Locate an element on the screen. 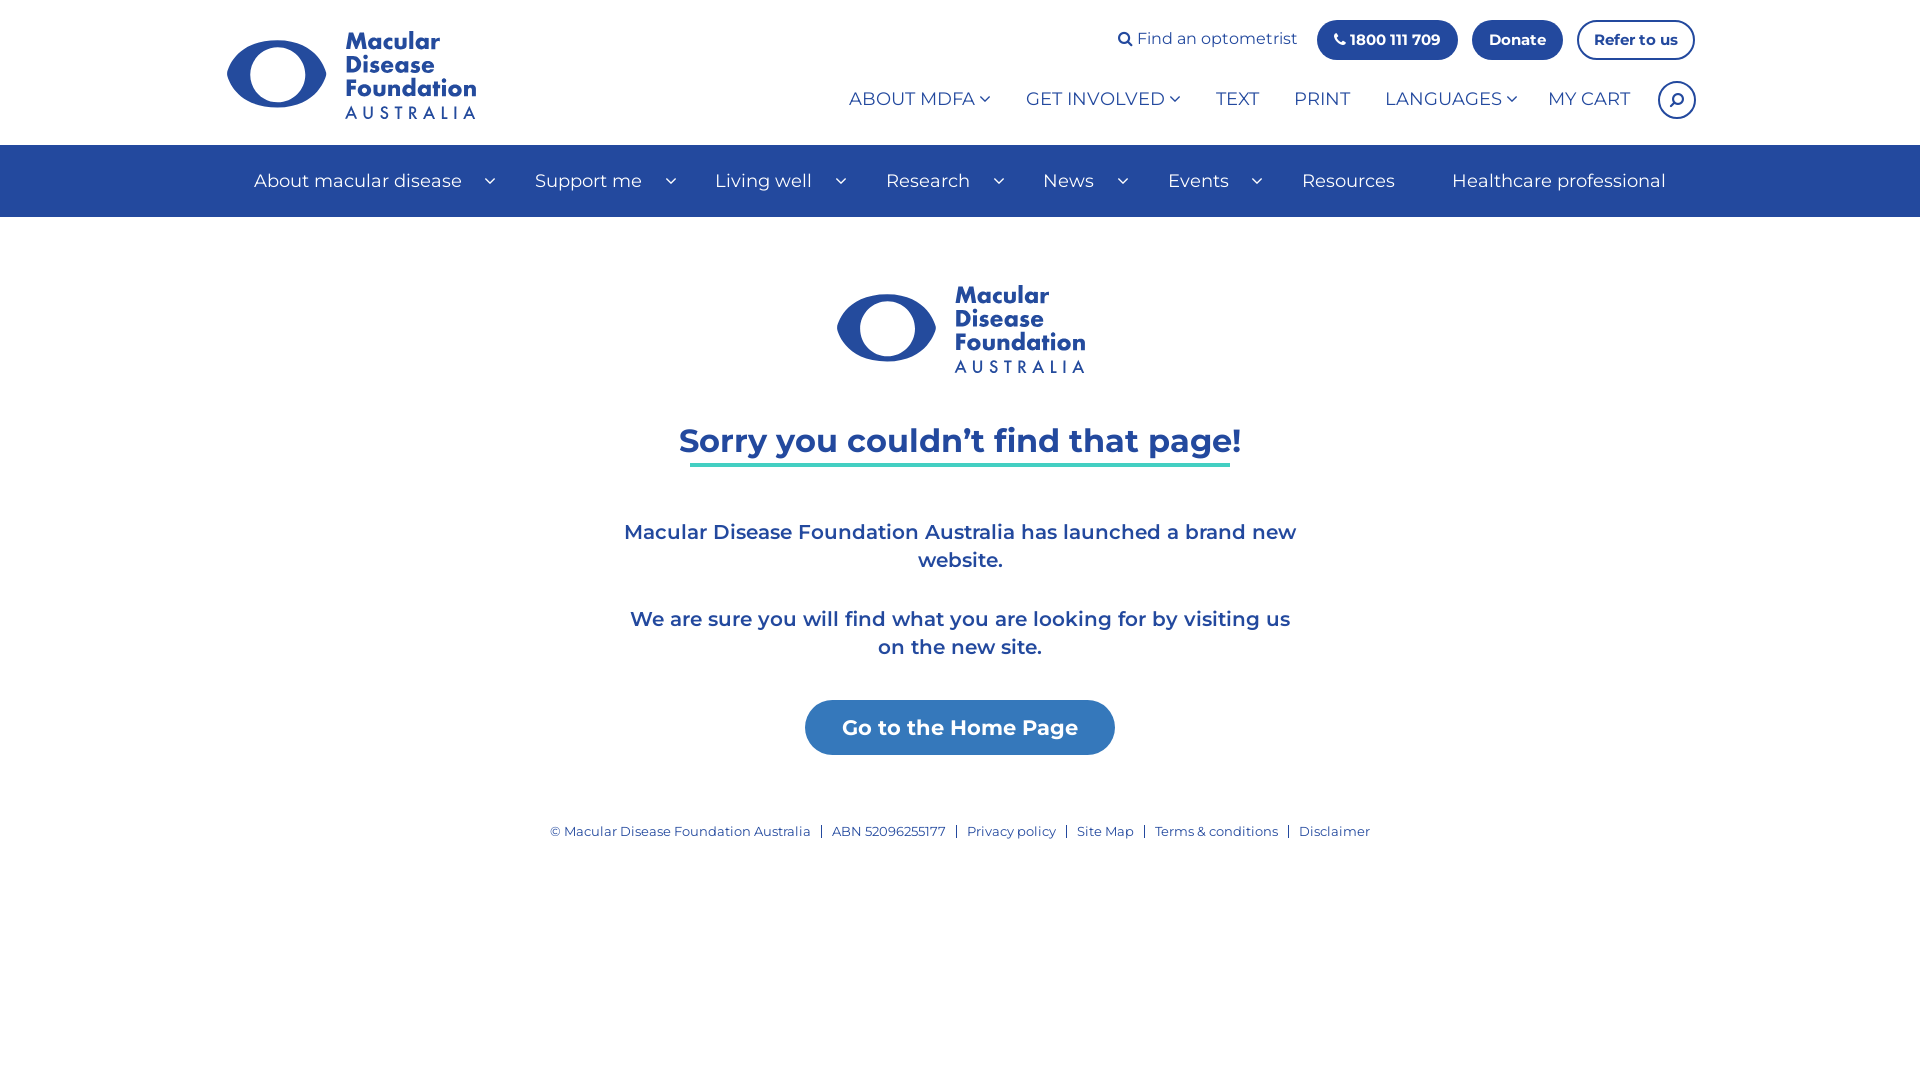  '1800 111 709' is located at coordinates (1386, 39).